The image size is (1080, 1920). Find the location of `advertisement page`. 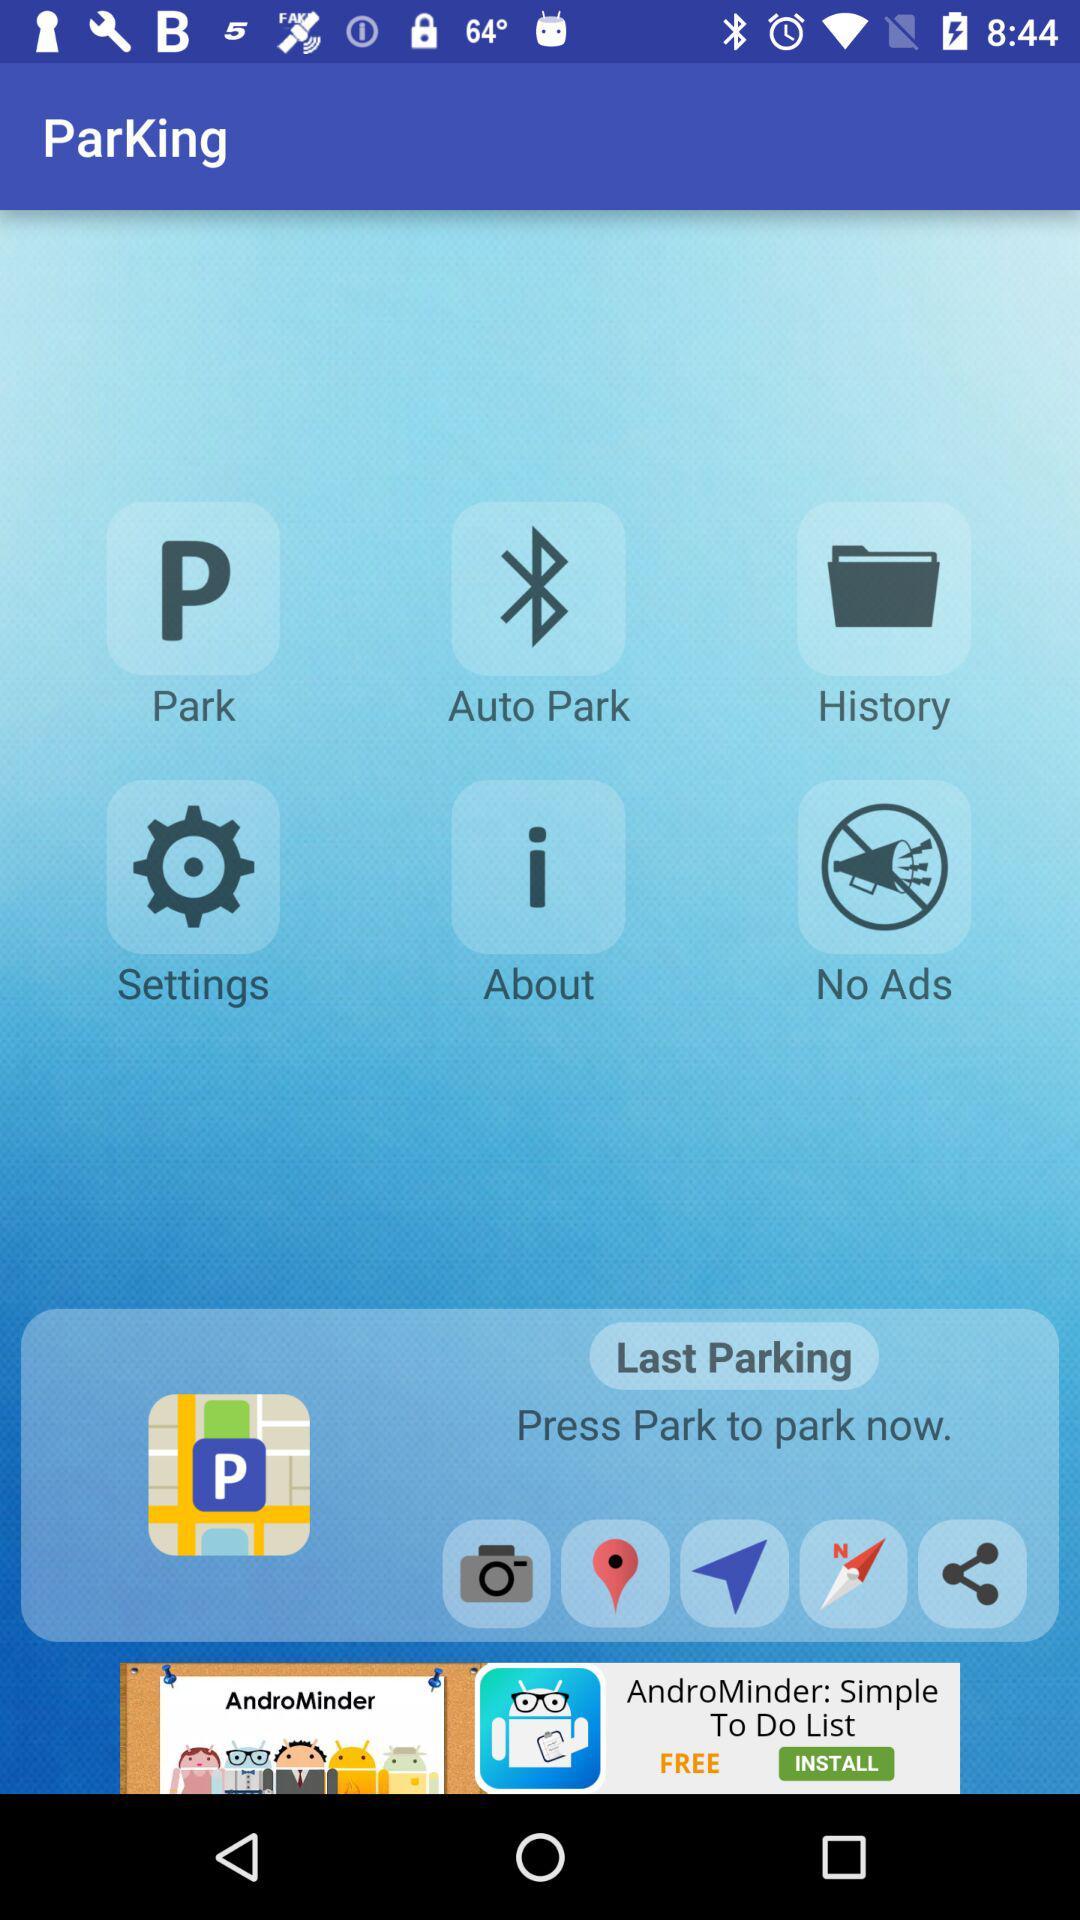

advertisement page is located at coordinates (540, 1727).